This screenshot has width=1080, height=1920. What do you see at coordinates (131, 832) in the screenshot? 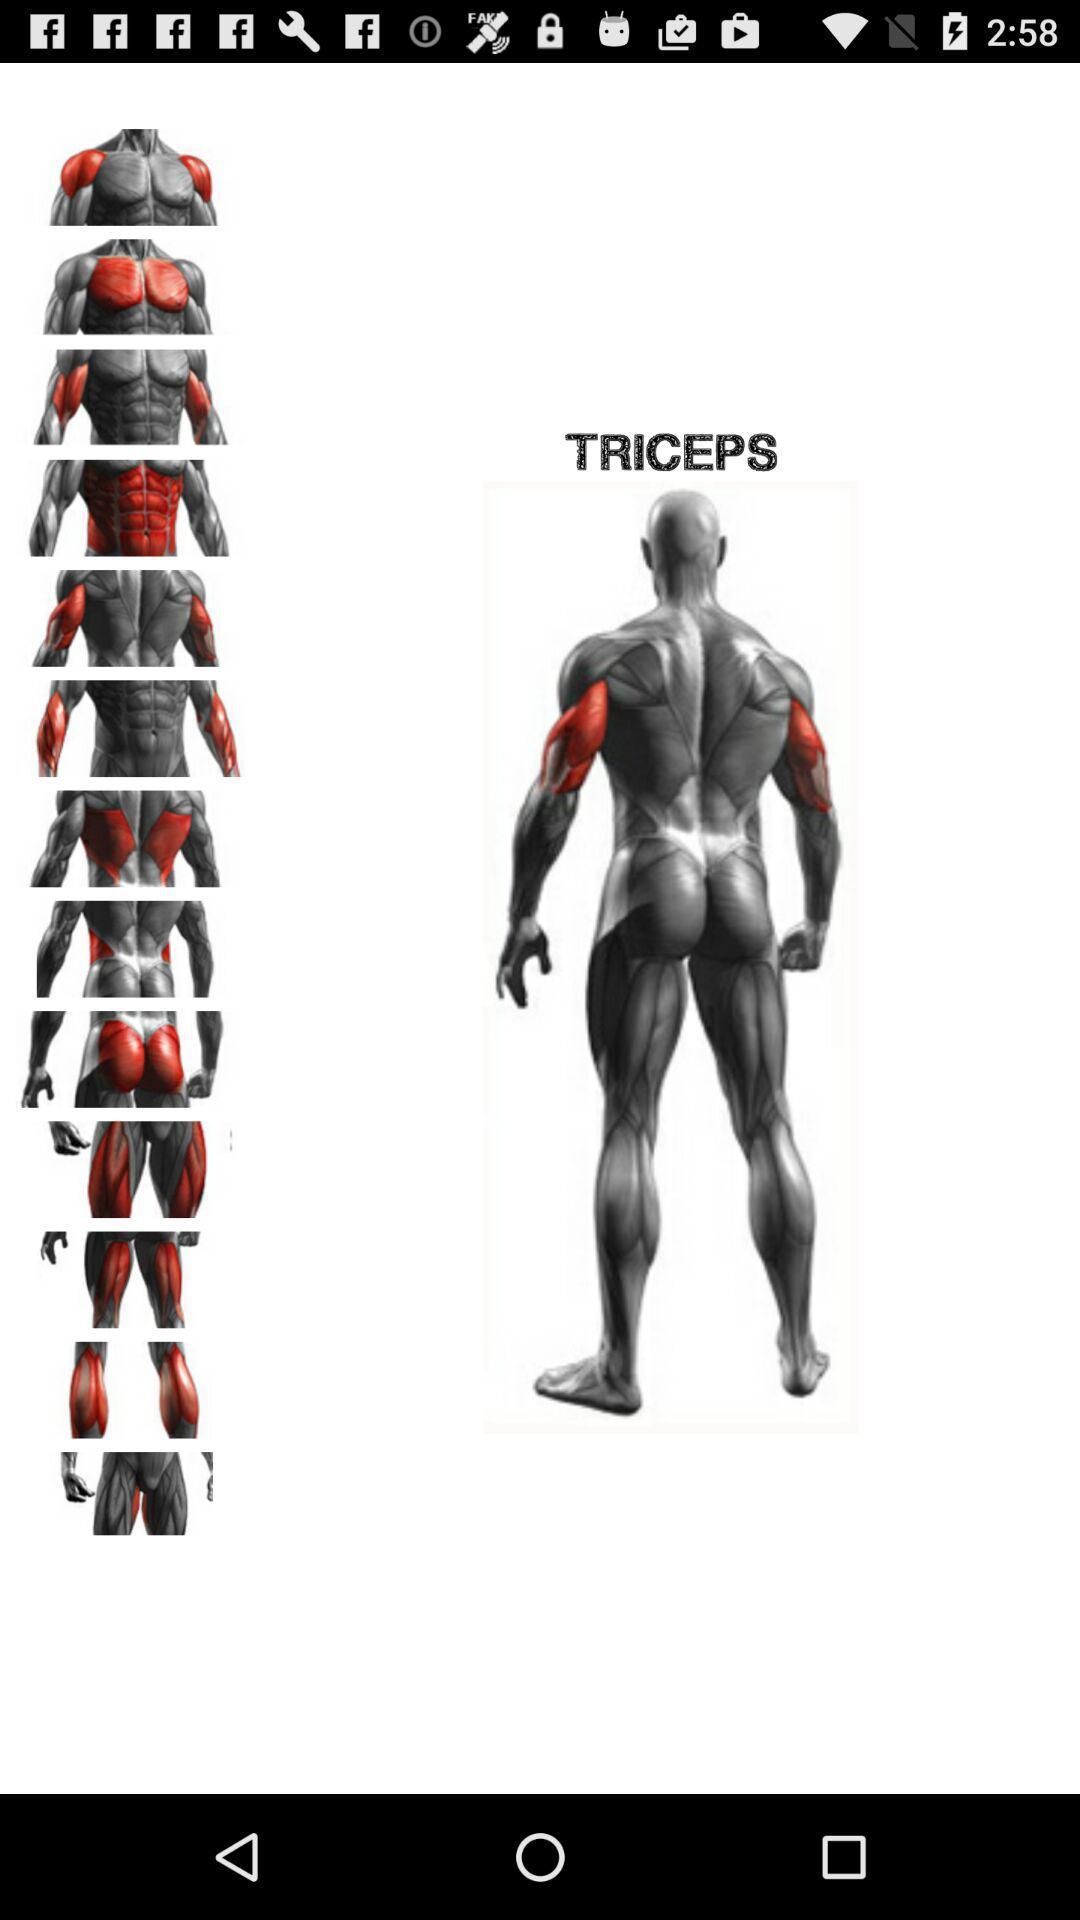
I see `selected photo` at bounding box center [131, 832].